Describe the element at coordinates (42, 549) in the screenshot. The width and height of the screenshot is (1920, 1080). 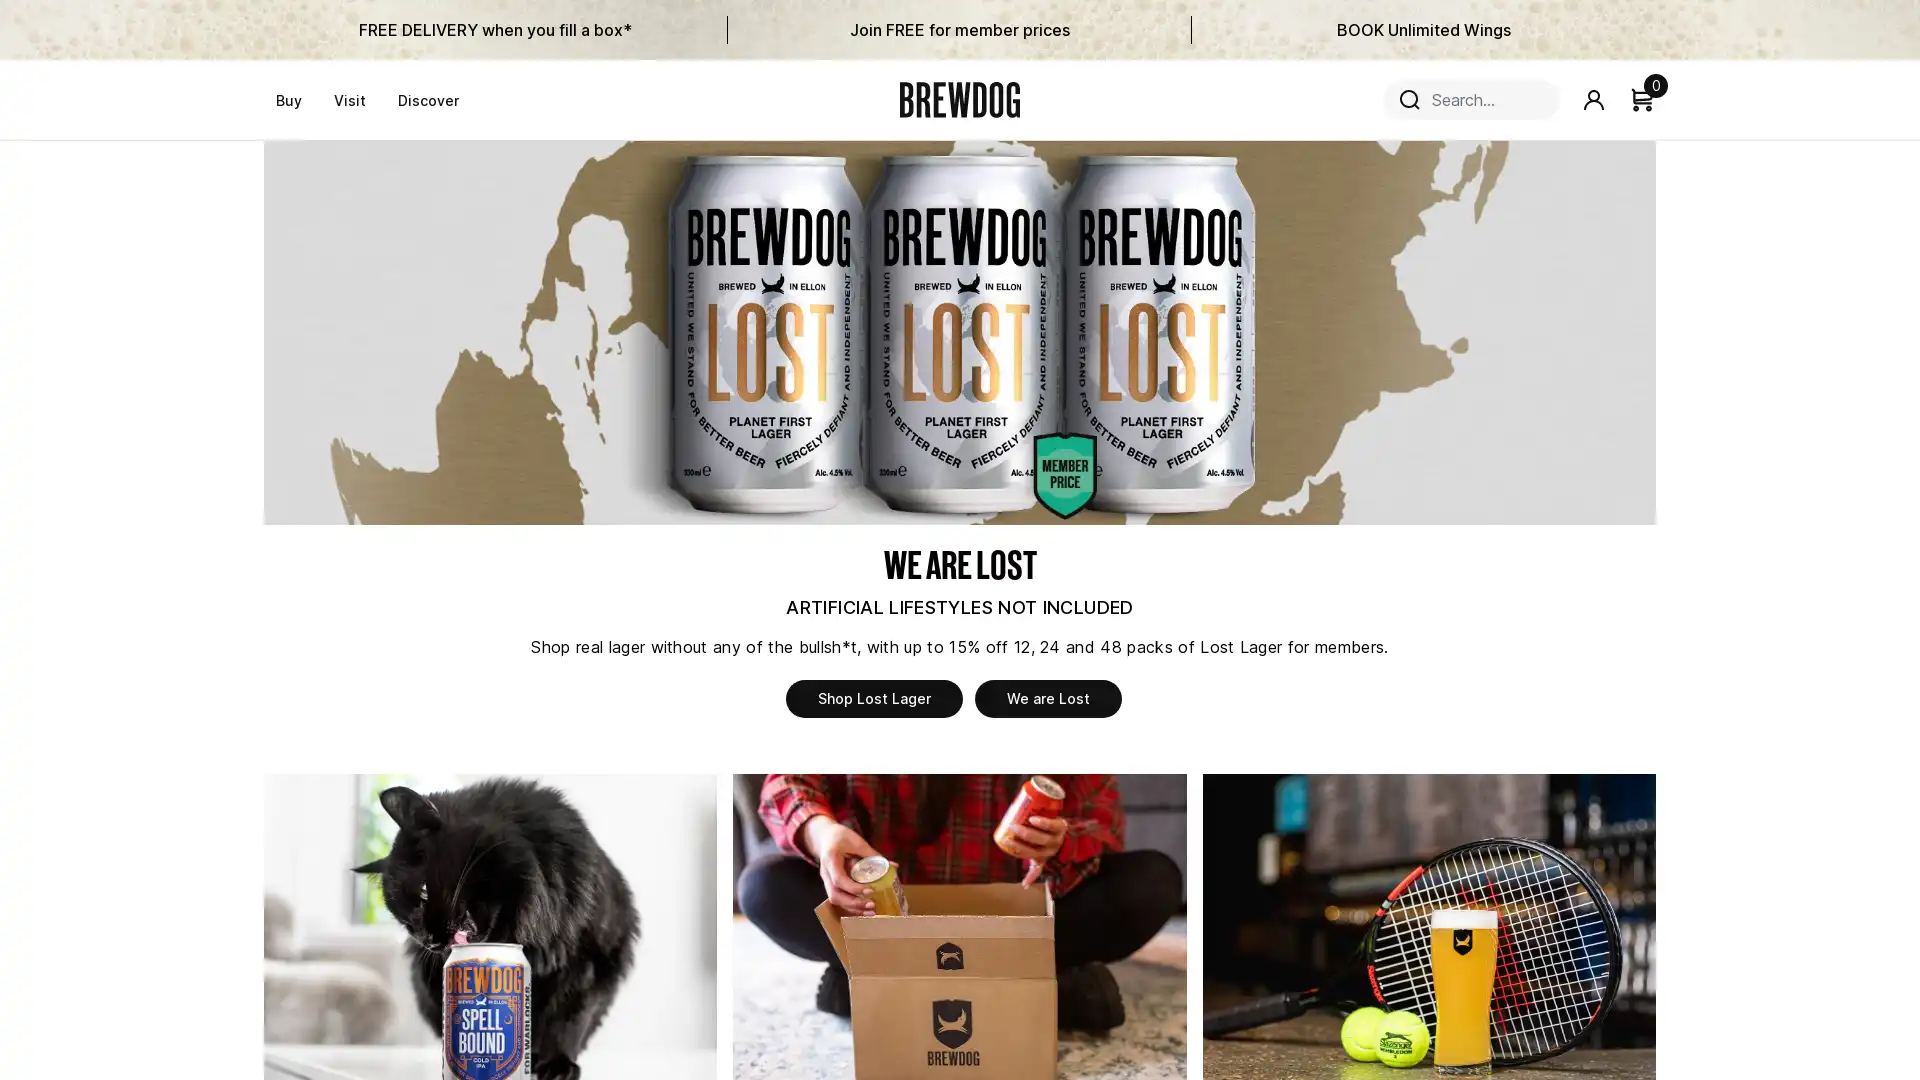
I see `Open accessibility options, statement and help` at that location.